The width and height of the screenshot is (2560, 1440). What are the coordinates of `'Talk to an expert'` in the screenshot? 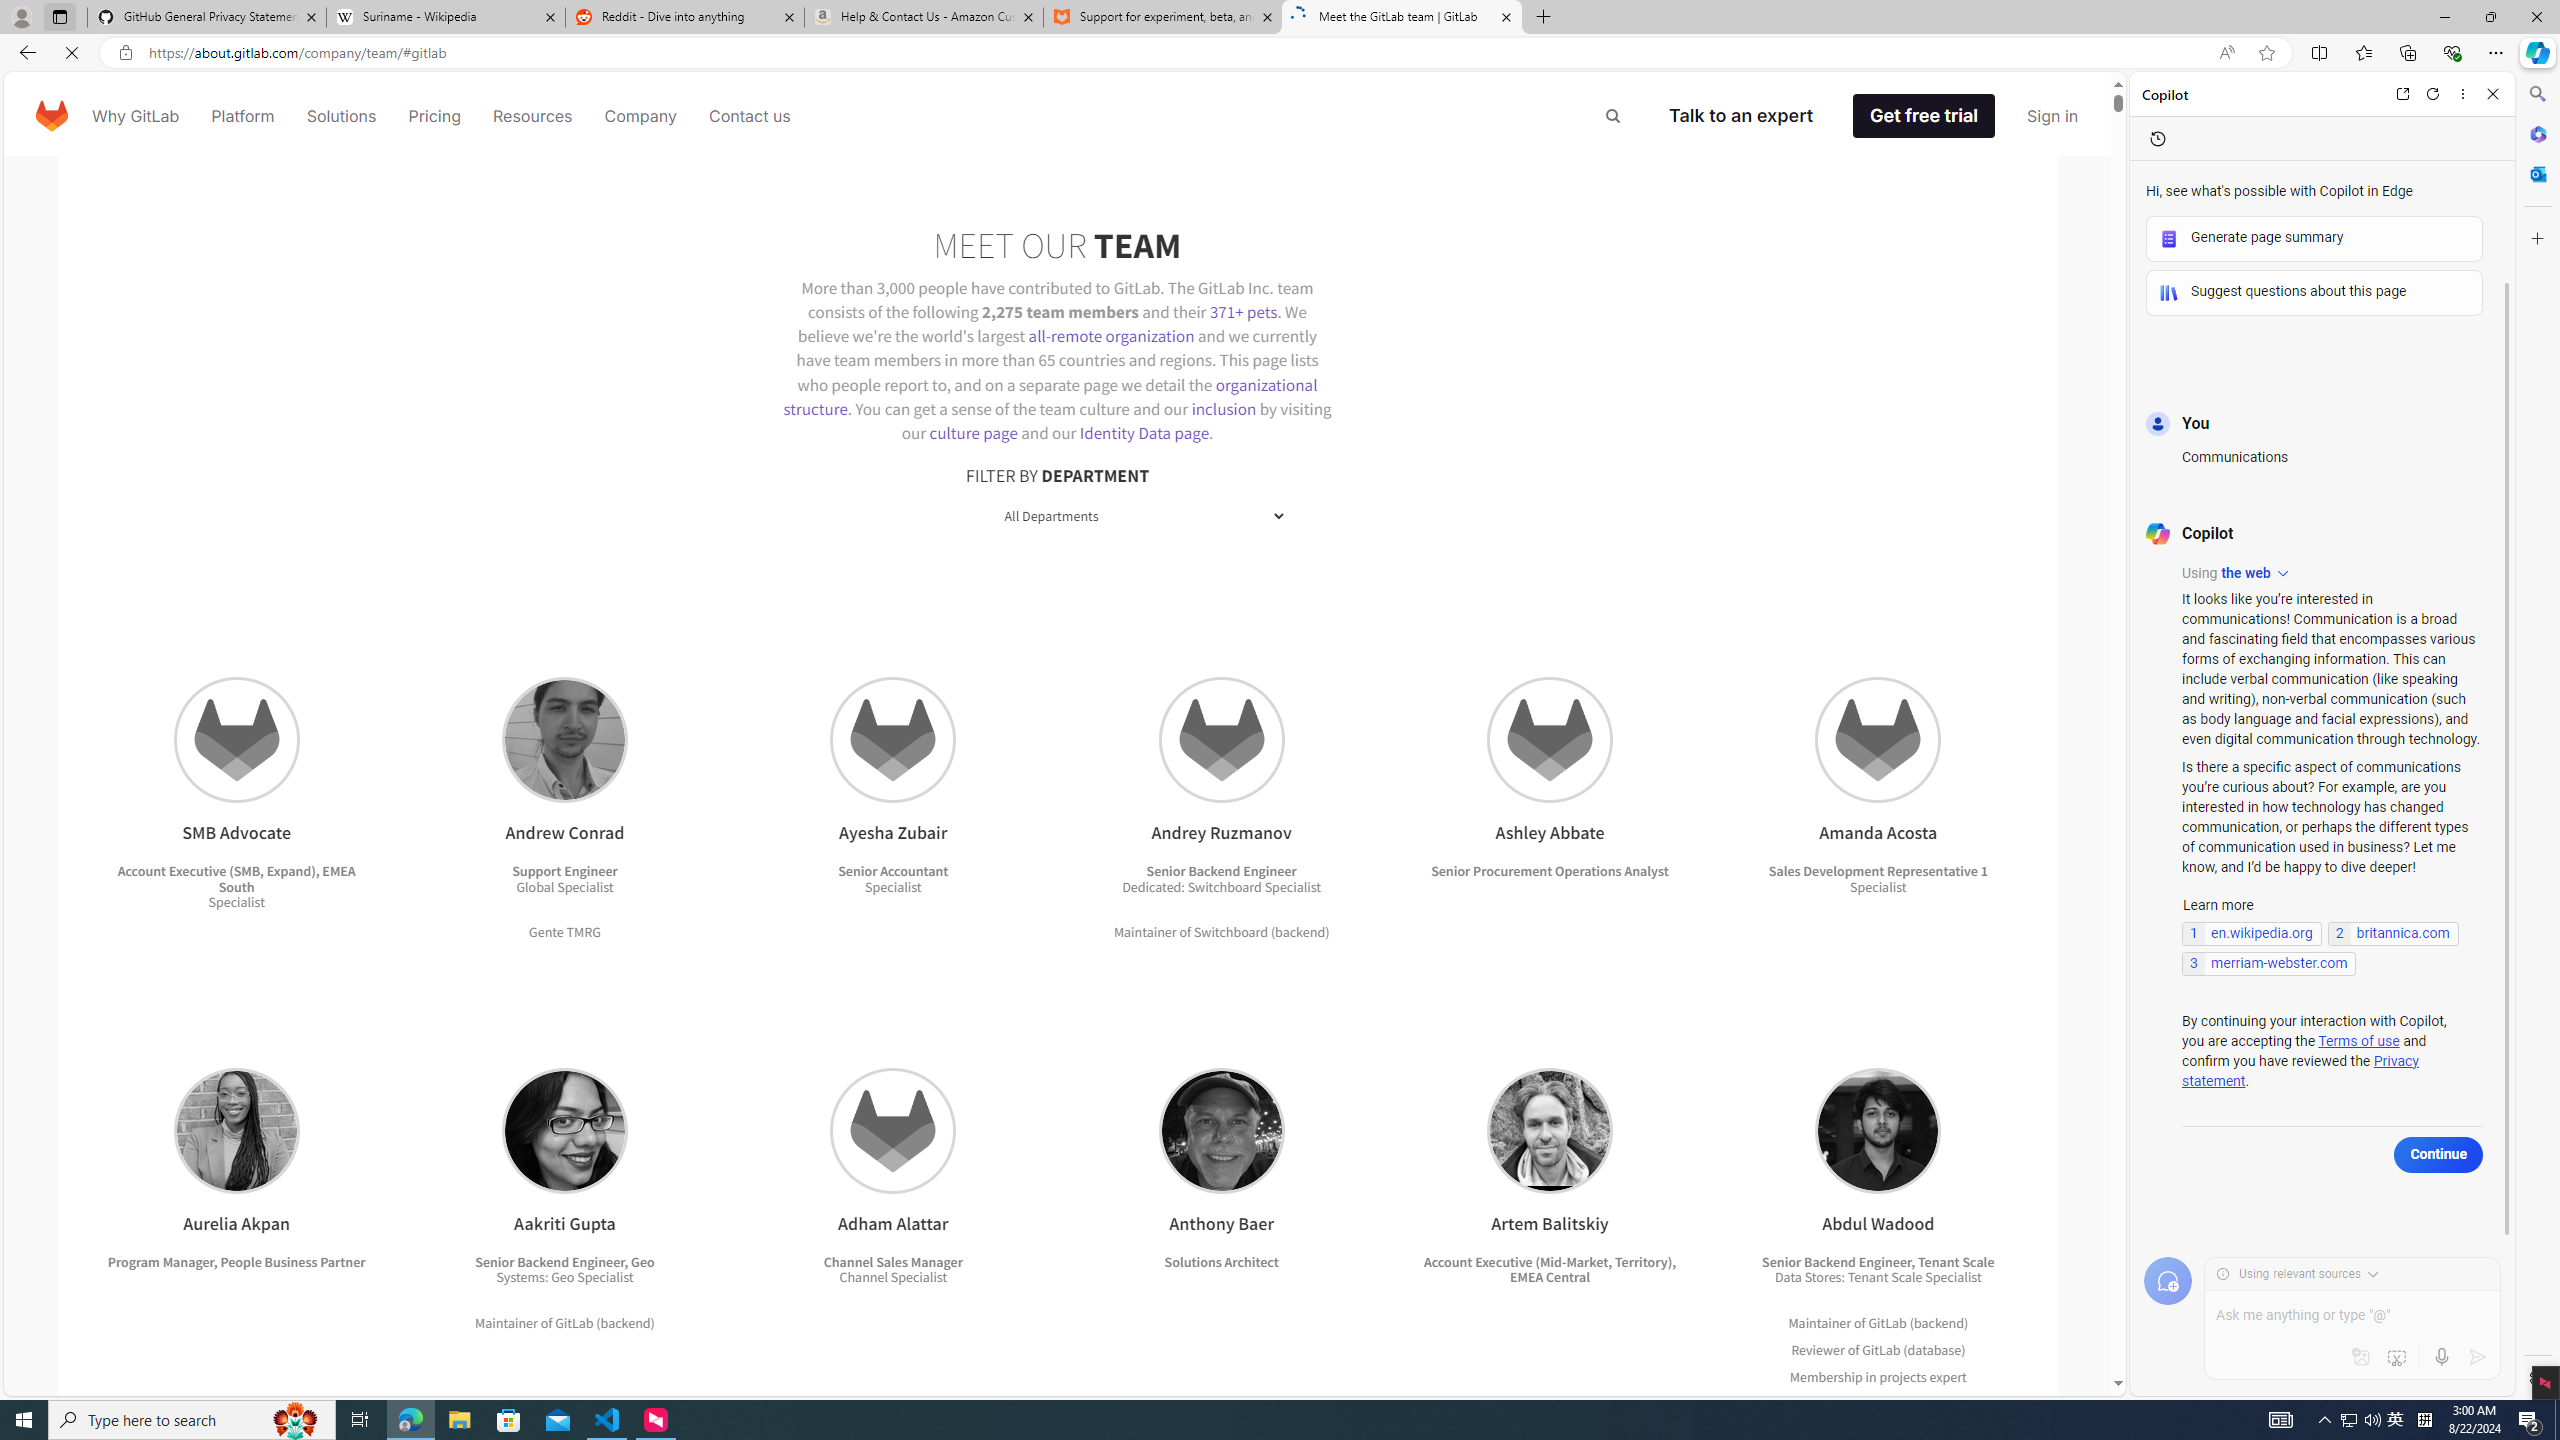 It's located at (1756, 114).